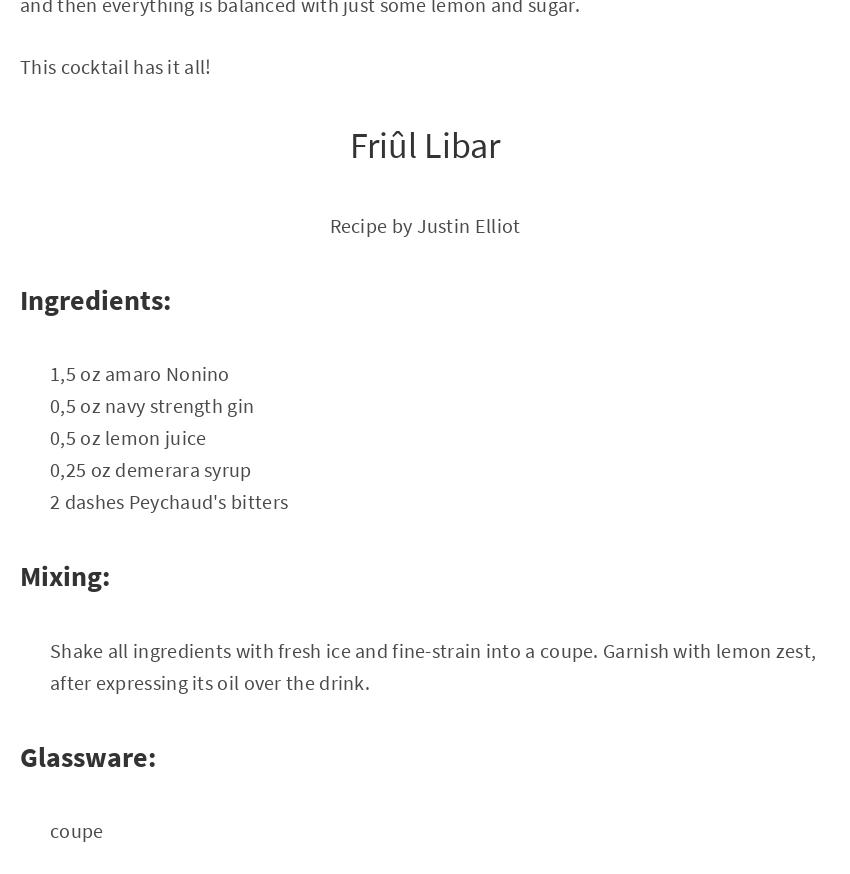 This screenshot has width=850, height=874. I want to click on 'Recipe by Justin Elliot', so click(424, 224).